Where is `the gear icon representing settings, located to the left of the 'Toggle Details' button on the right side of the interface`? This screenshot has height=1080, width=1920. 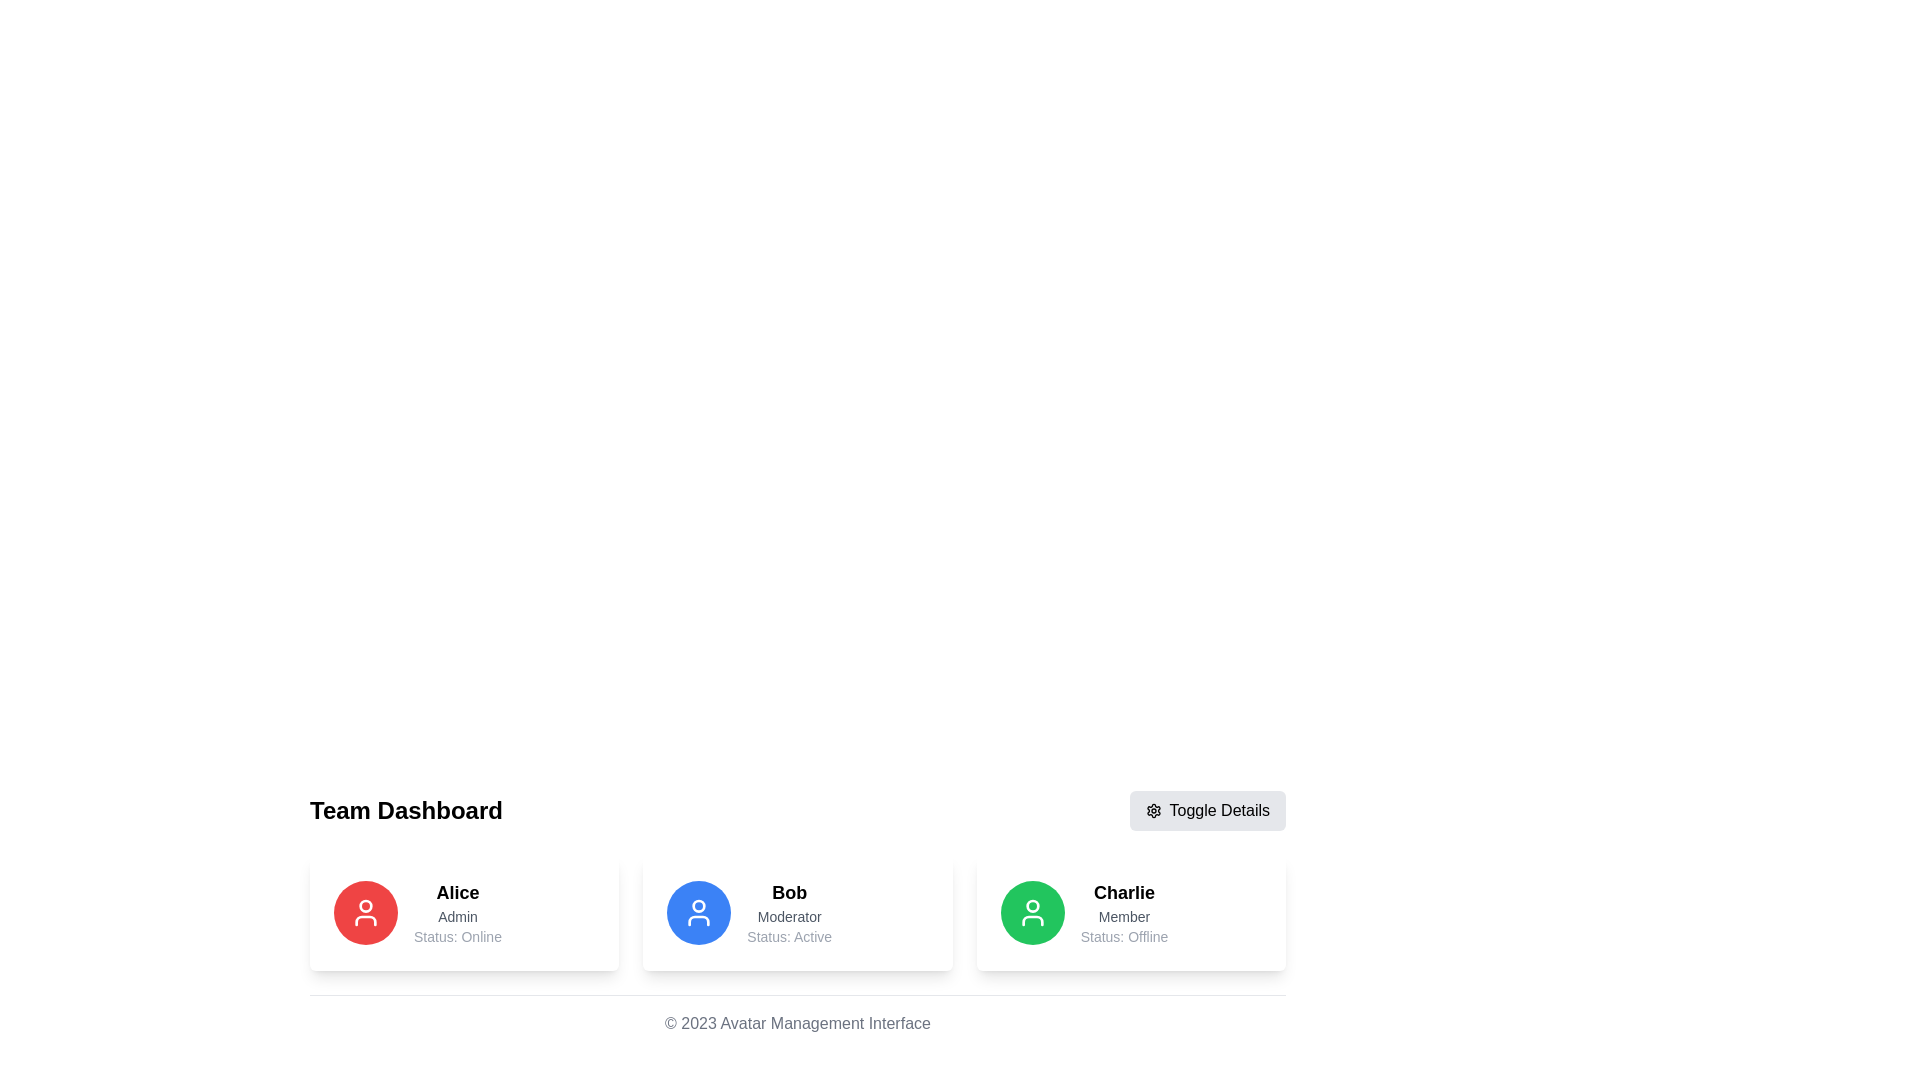
the gear icon representing settings, located to the left of the 'Toggle Details' button on the right side of the interface is located at coordinates (1153, 810).